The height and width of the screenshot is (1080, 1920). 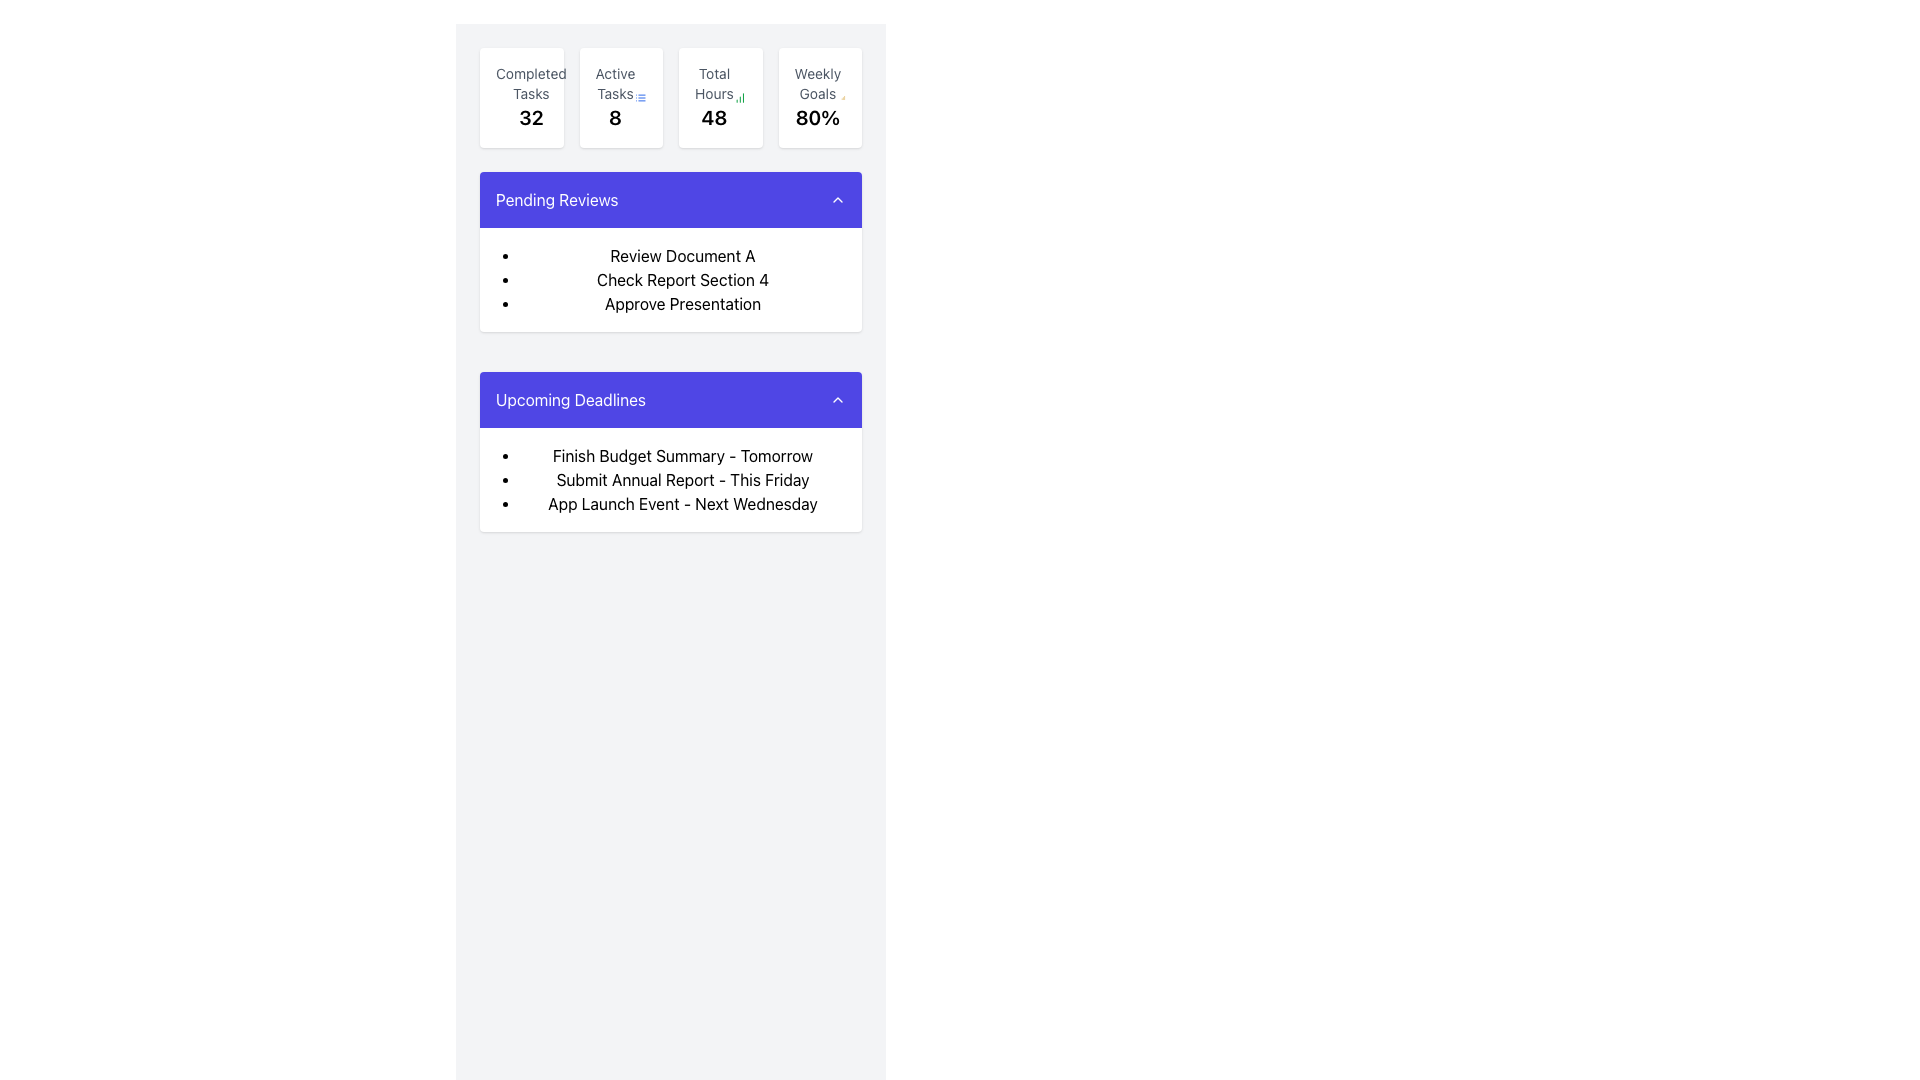 What do you see at coordinates (817, 118) in the screenshot?
I see `the text element displaying '80%' in bold font, located below 'Weekly Goals' and to the right within a statistics group` at bounding box center [817, 118].